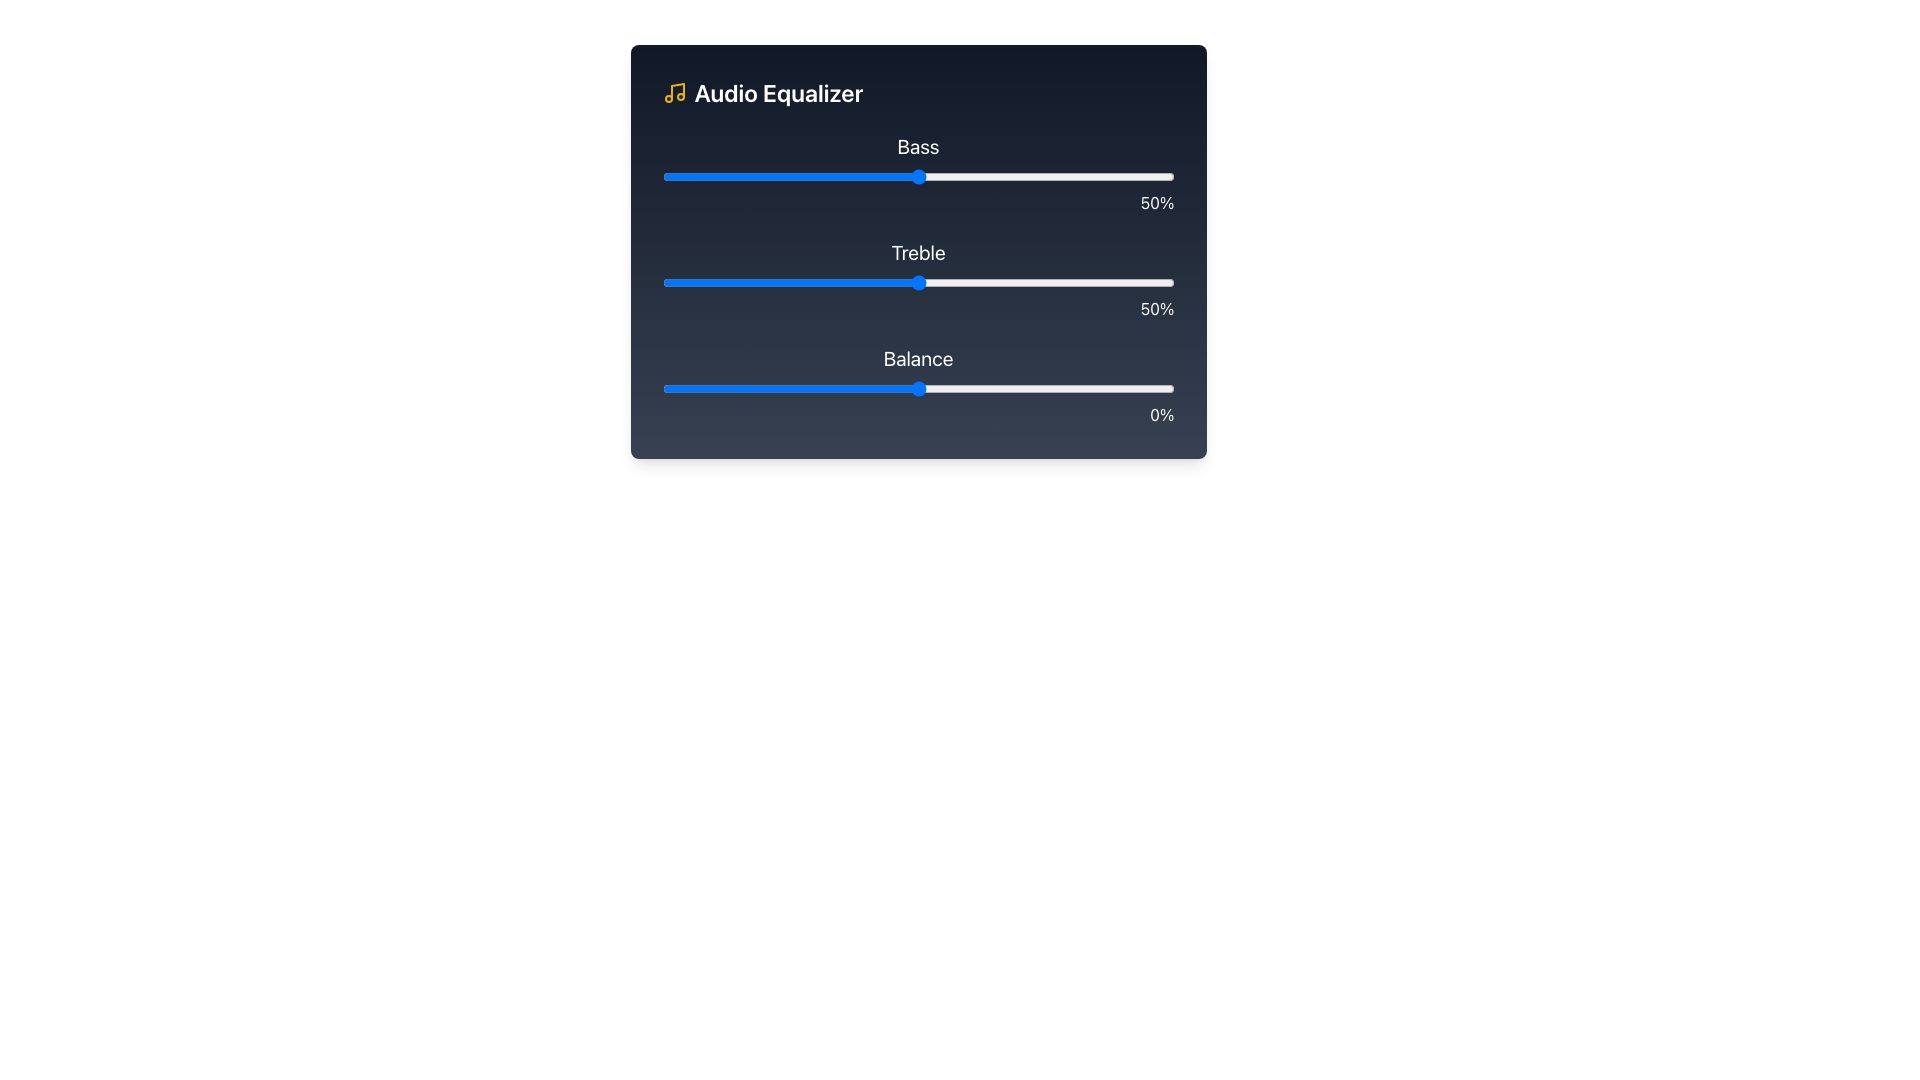 Image resolution: width=1920 pixels, height=1080 pixels. I want to click on the Bass level, so click(779, 176).